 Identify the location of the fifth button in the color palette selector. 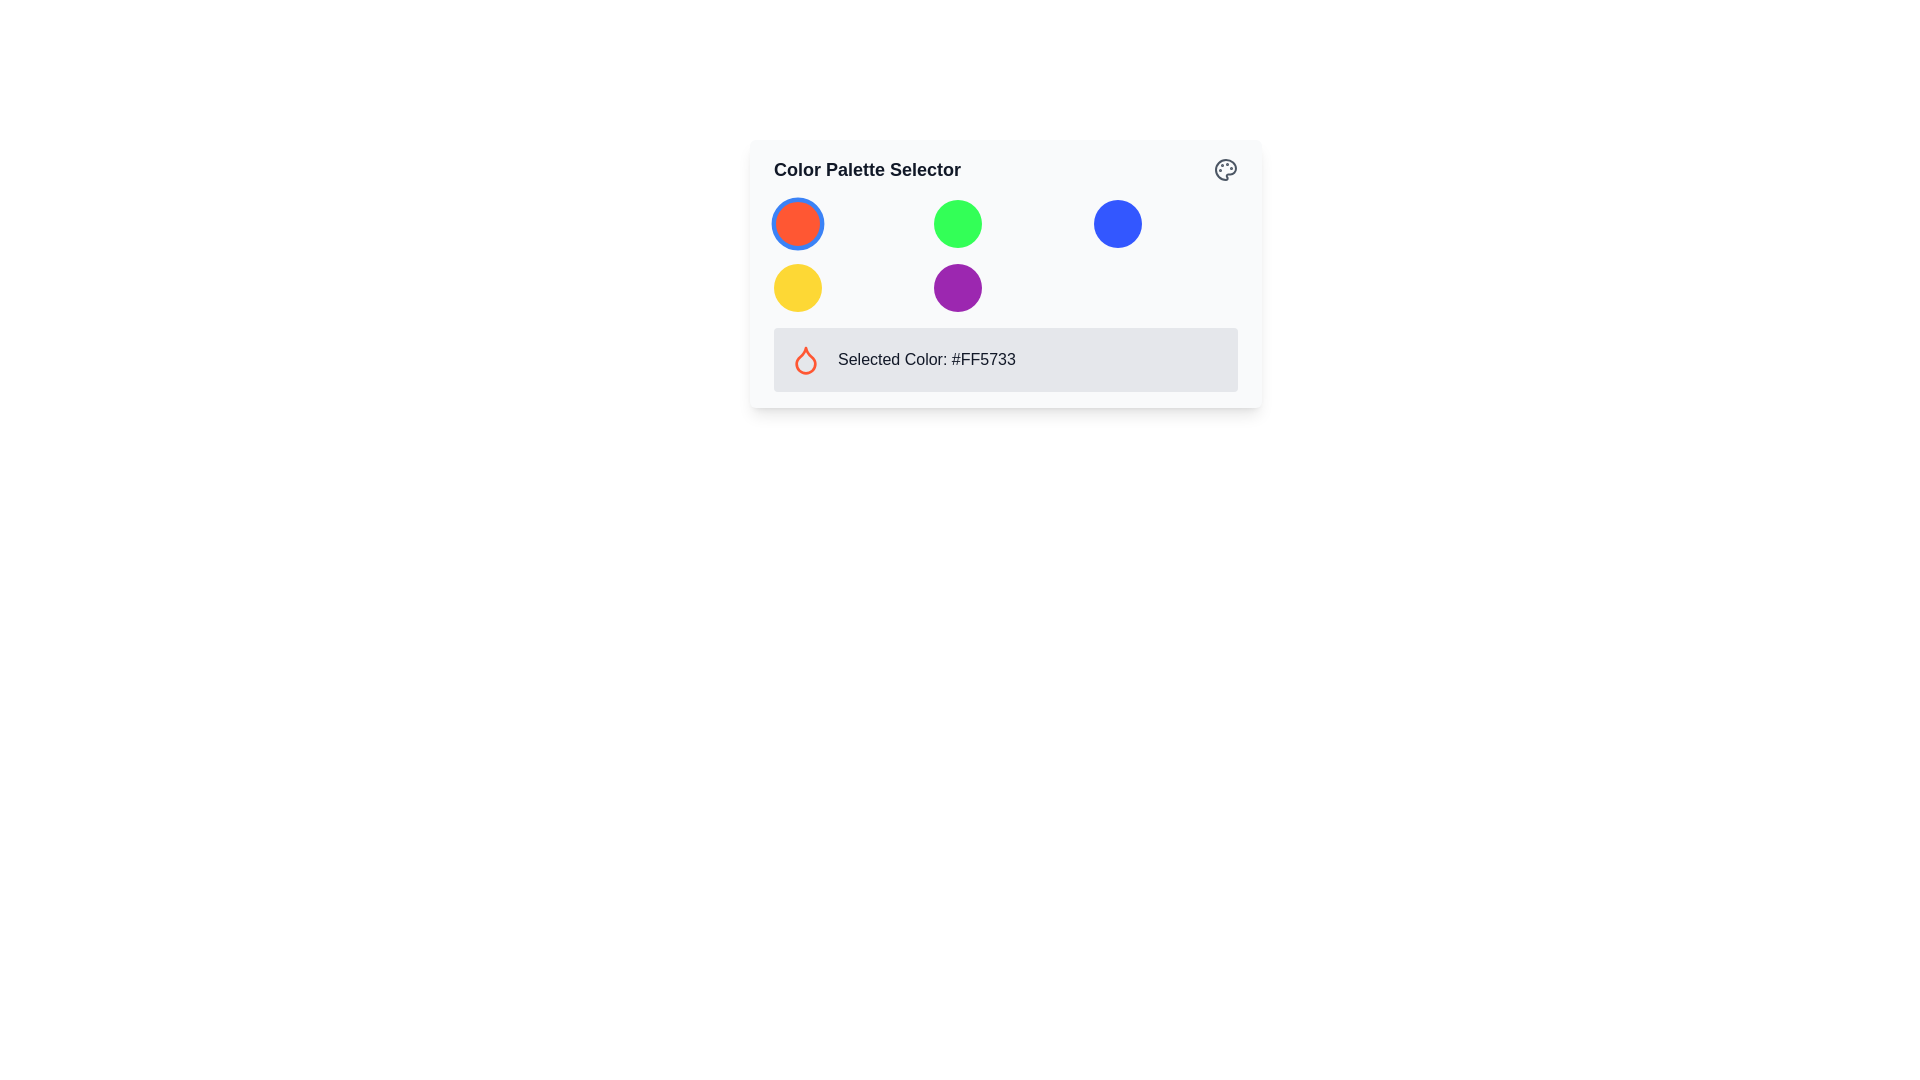
(957, 288).